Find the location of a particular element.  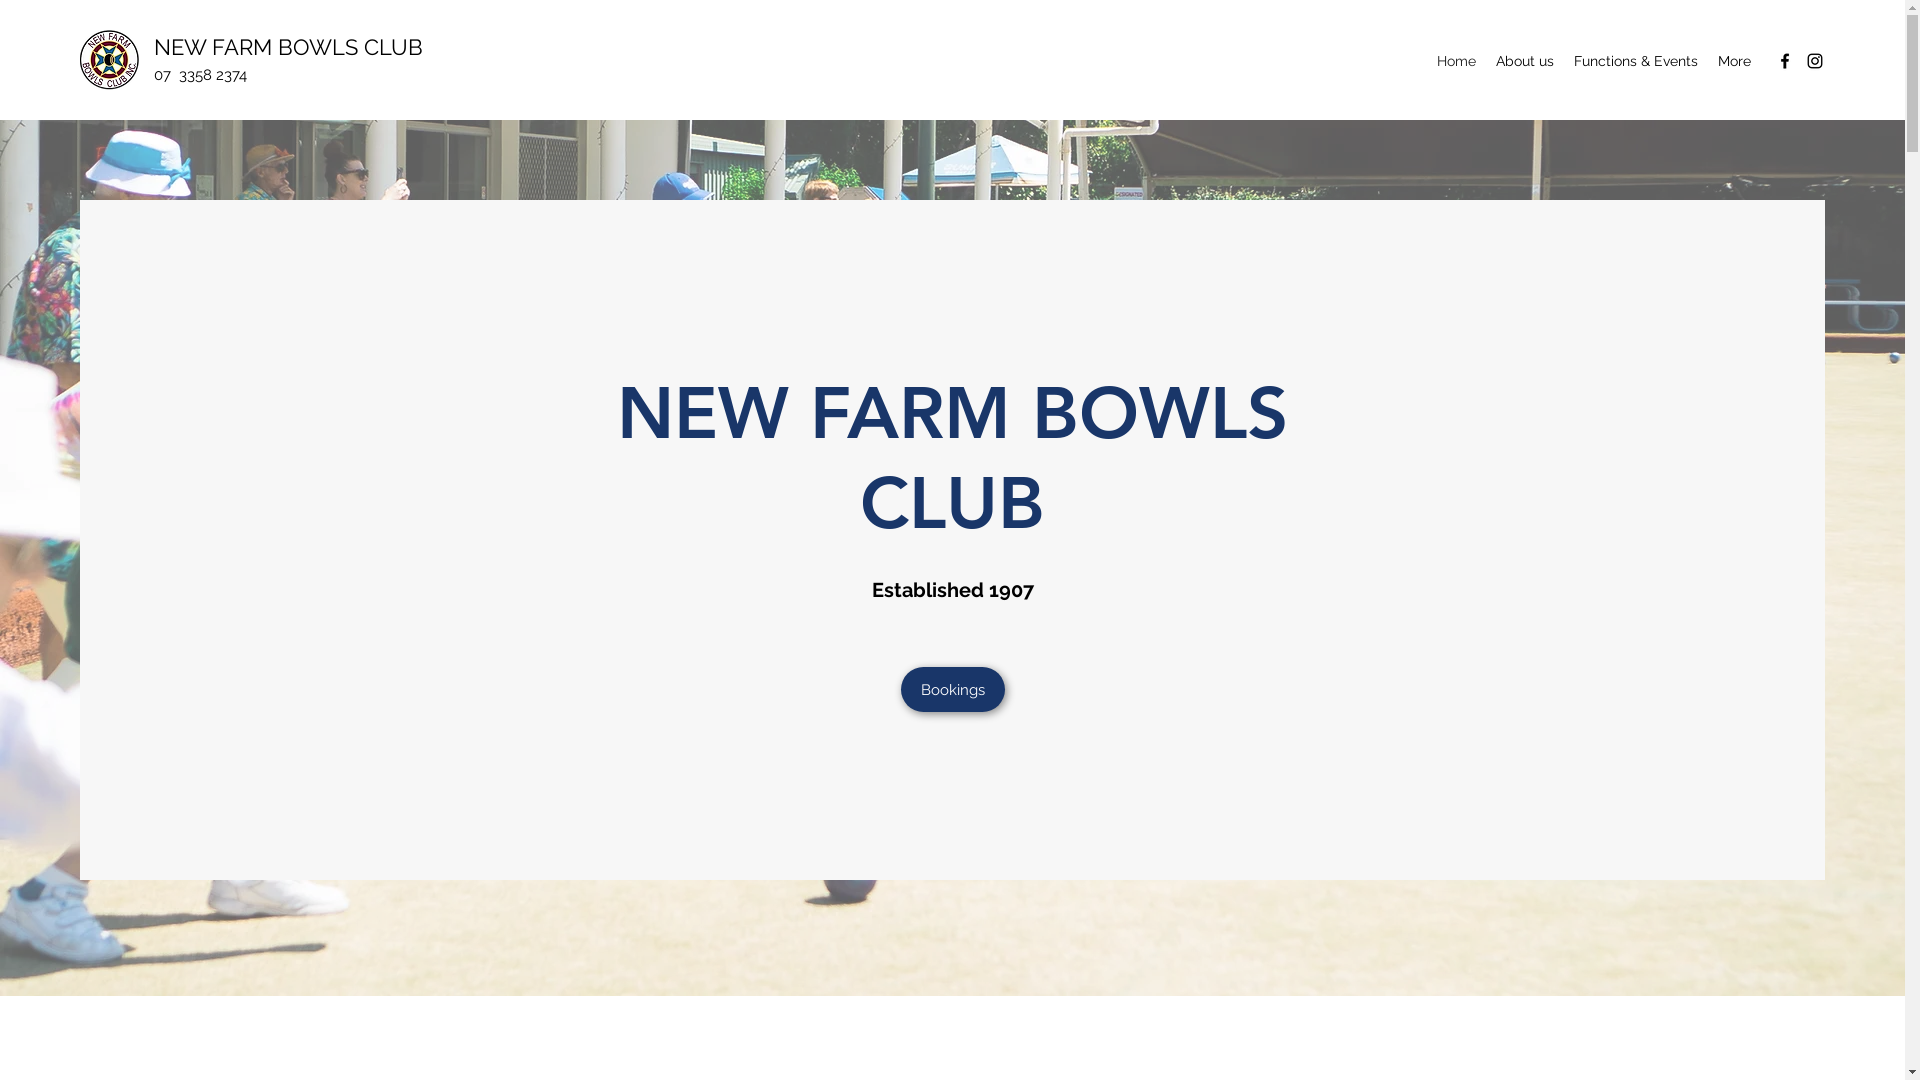

'Bookings' is located at coordinates (950, 688).